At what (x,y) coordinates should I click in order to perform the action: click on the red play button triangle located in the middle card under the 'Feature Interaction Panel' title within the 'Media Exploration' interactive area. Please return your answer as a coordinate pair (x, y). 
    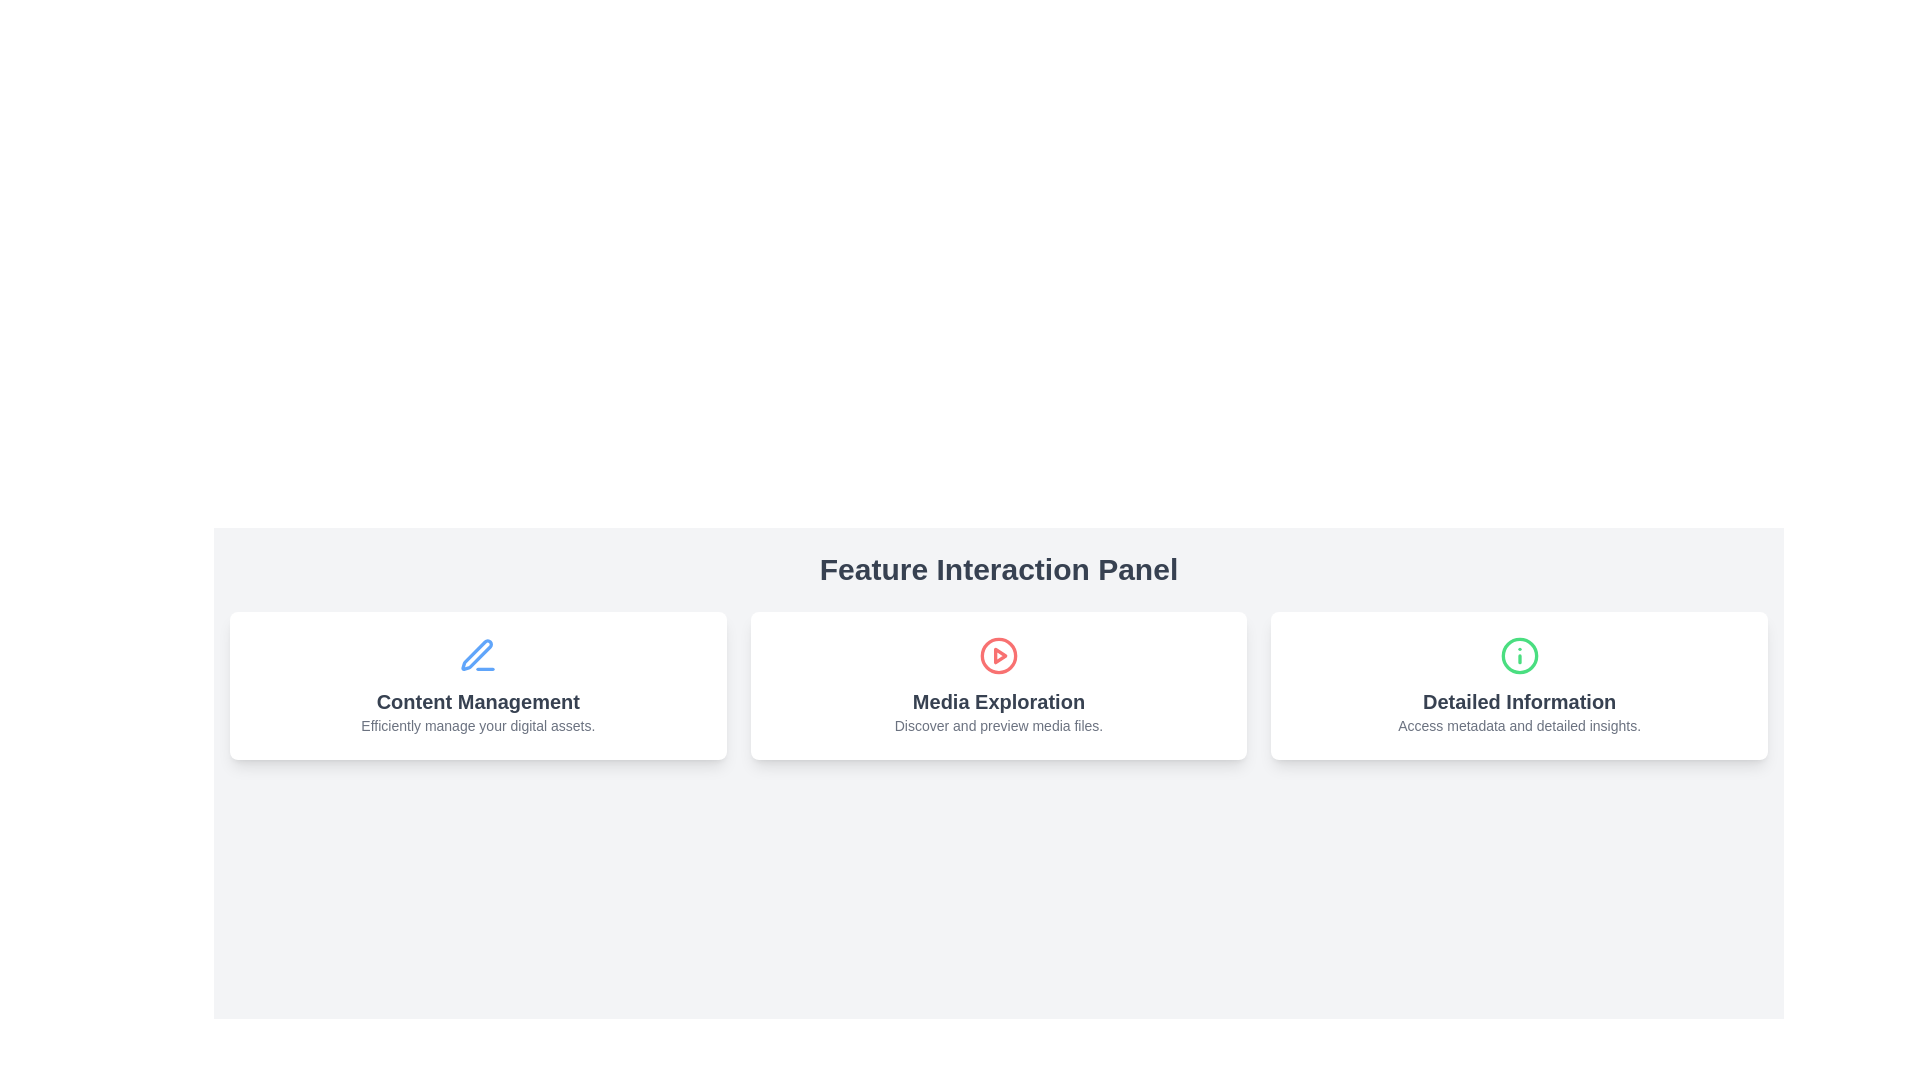
    Looking at the image, I should click on (1000, 655).